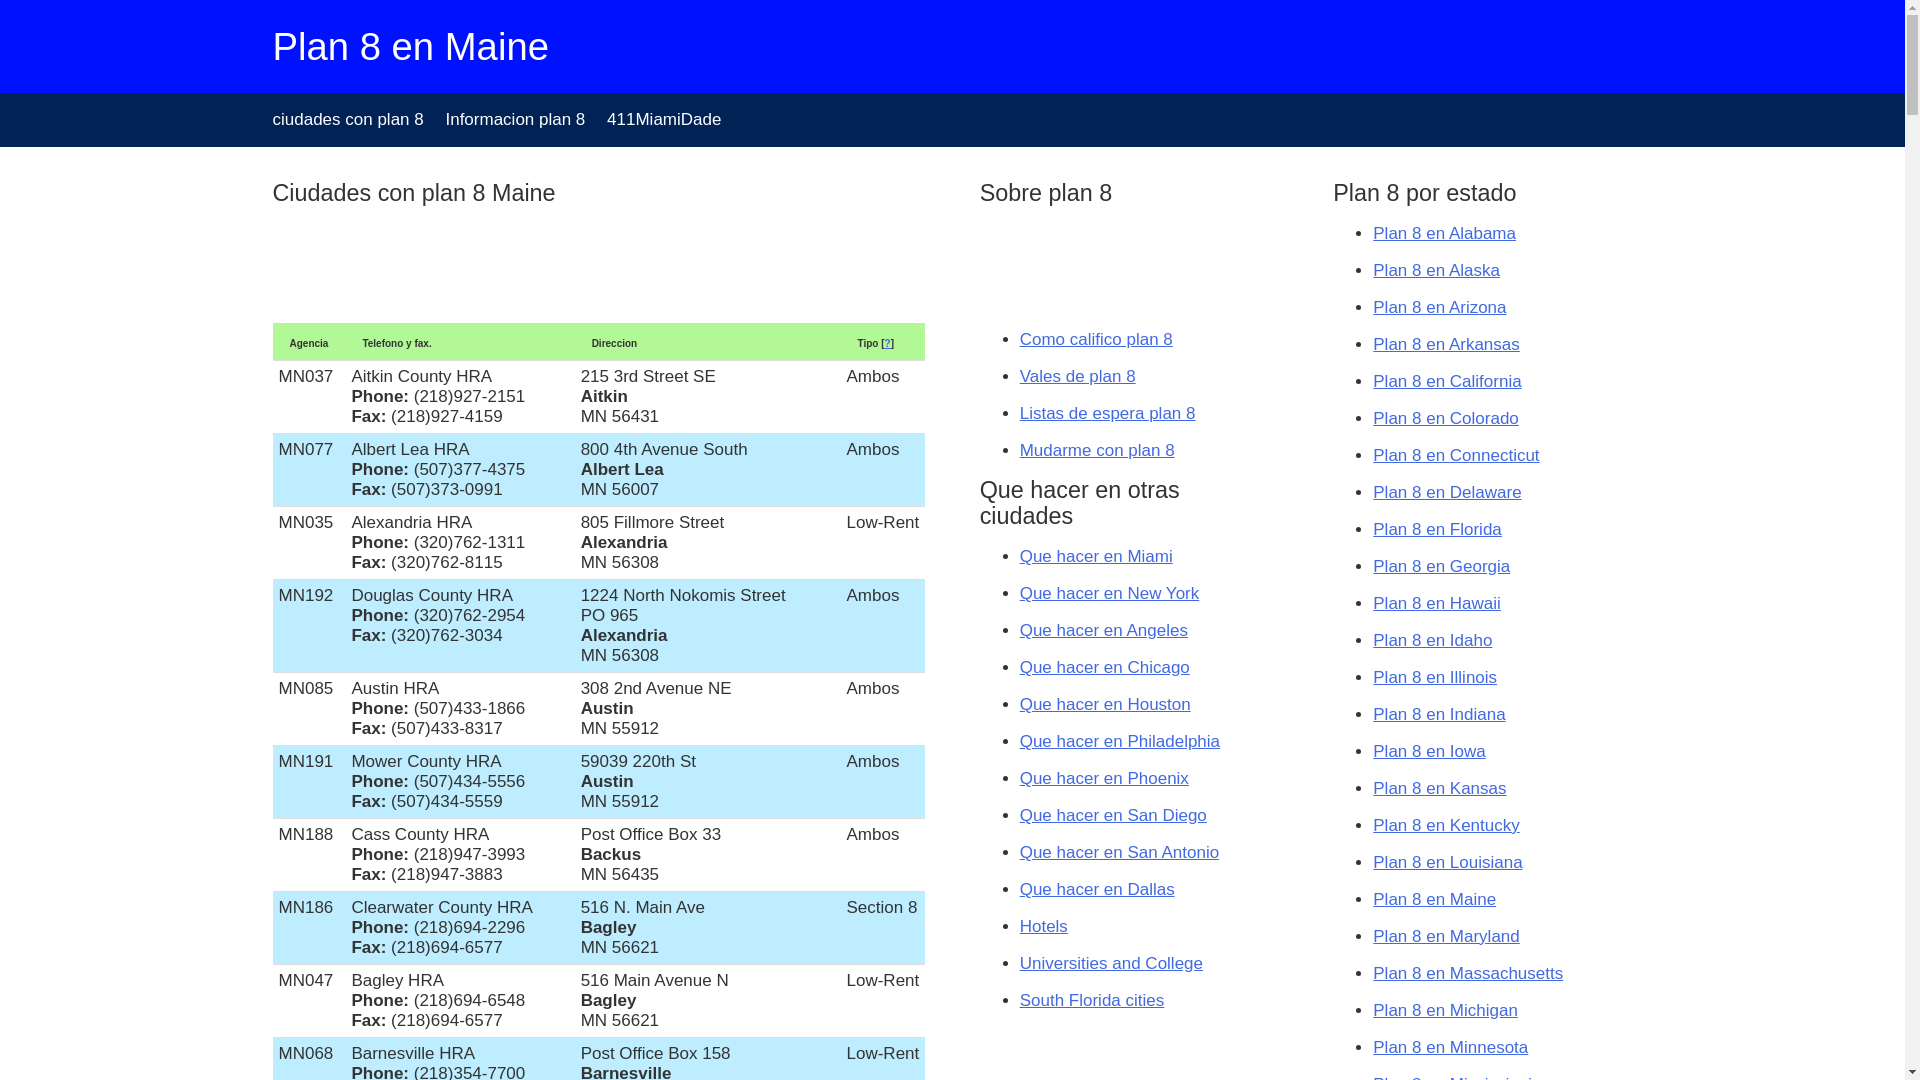  What do you see at coordinates (1441, 566) in the screenshot?
I see `'Plan 8 en Georgia'` at bounding box center [1441, 566].